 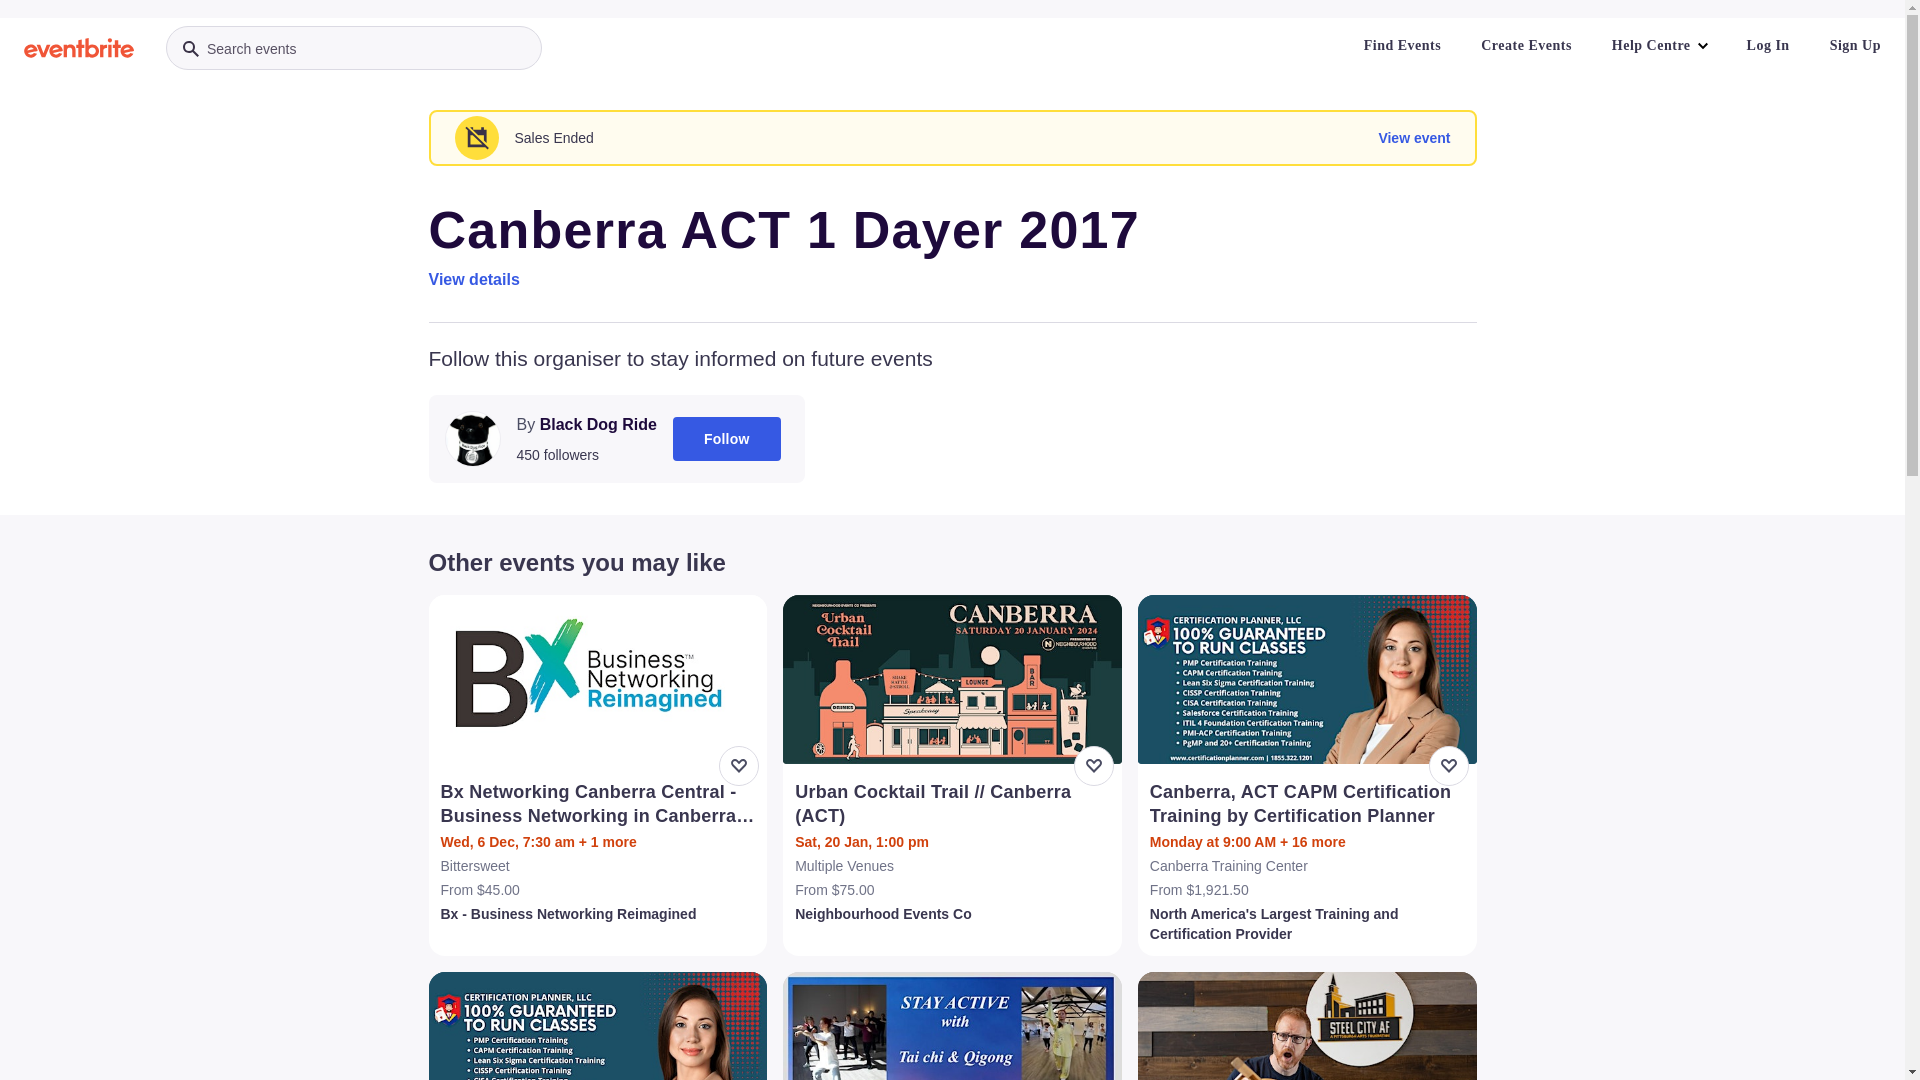 What do you see at coordinates (1768, 45) in the screenshot?
I see `'Log In'` at bounding box center [1768, 45].